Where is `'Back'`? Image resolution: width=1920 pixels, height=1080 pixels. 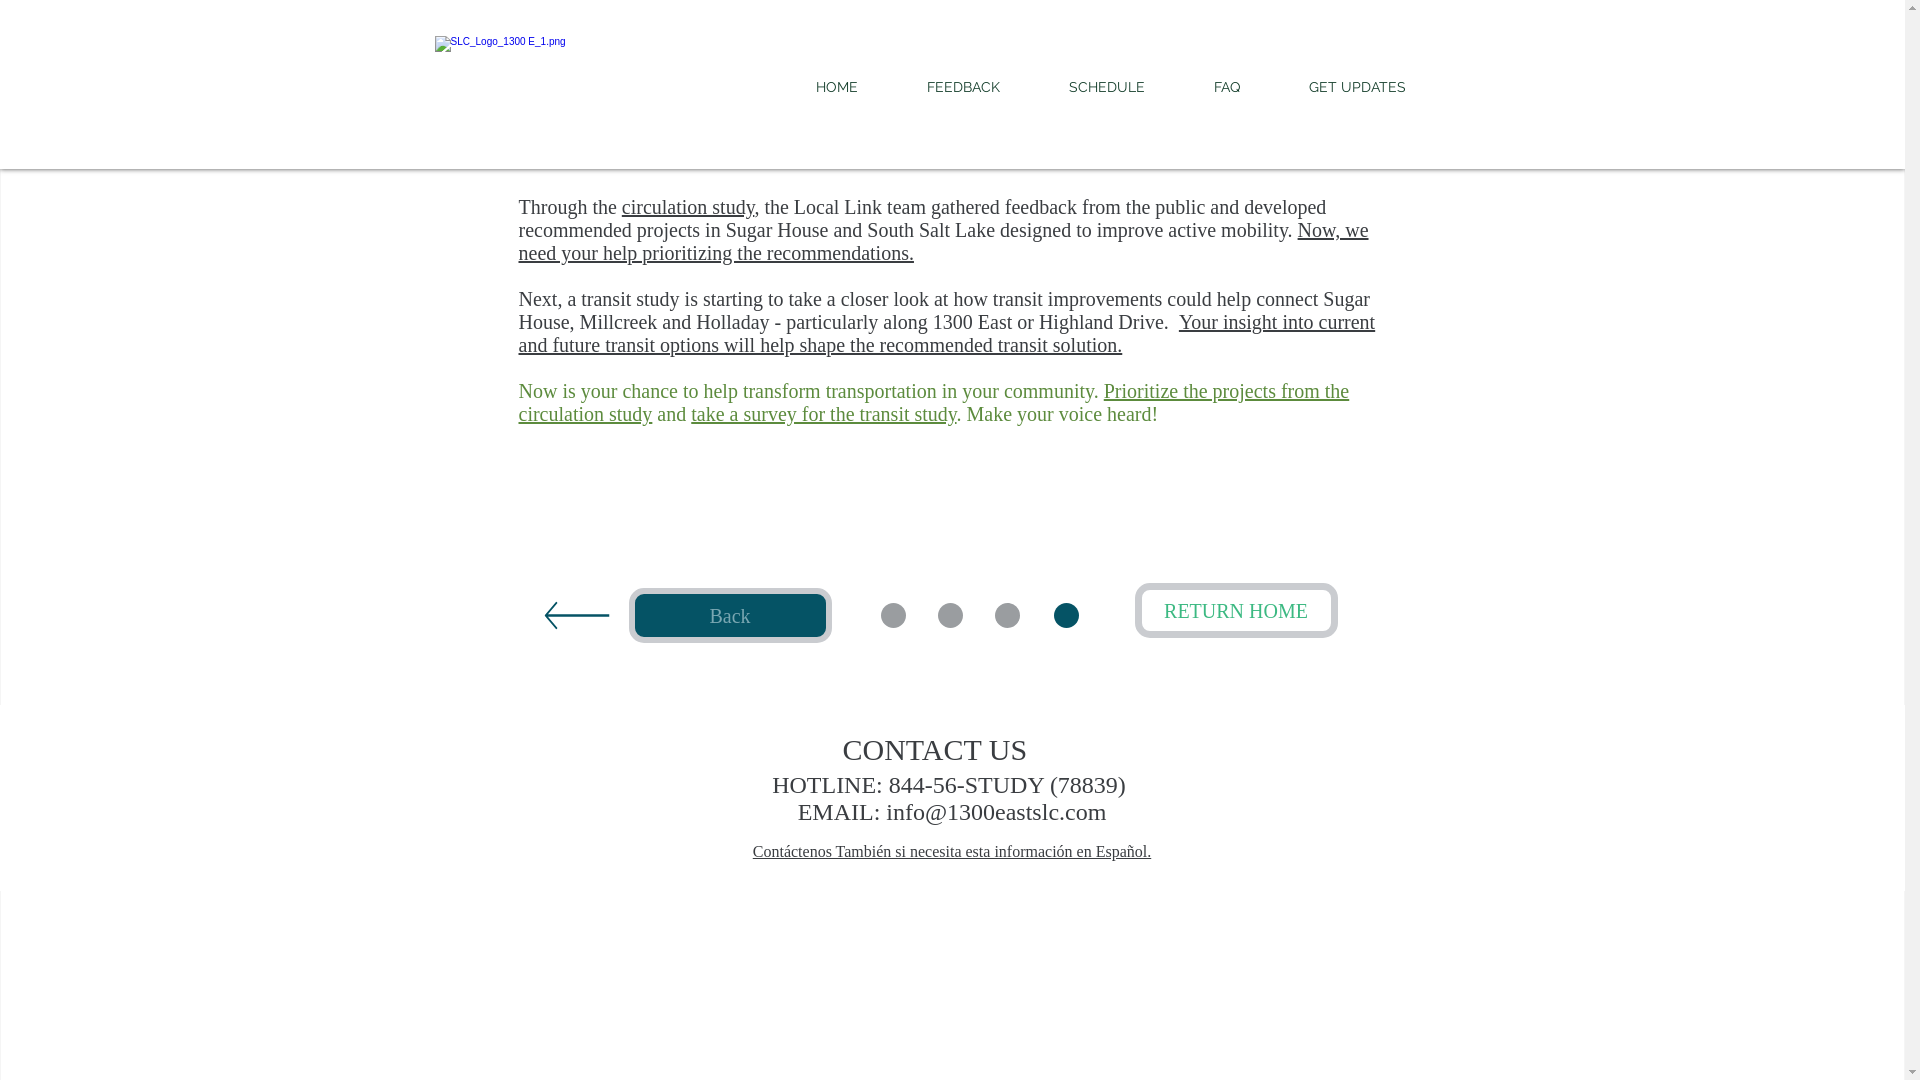 'Back' is located at coordinates (728, 614).